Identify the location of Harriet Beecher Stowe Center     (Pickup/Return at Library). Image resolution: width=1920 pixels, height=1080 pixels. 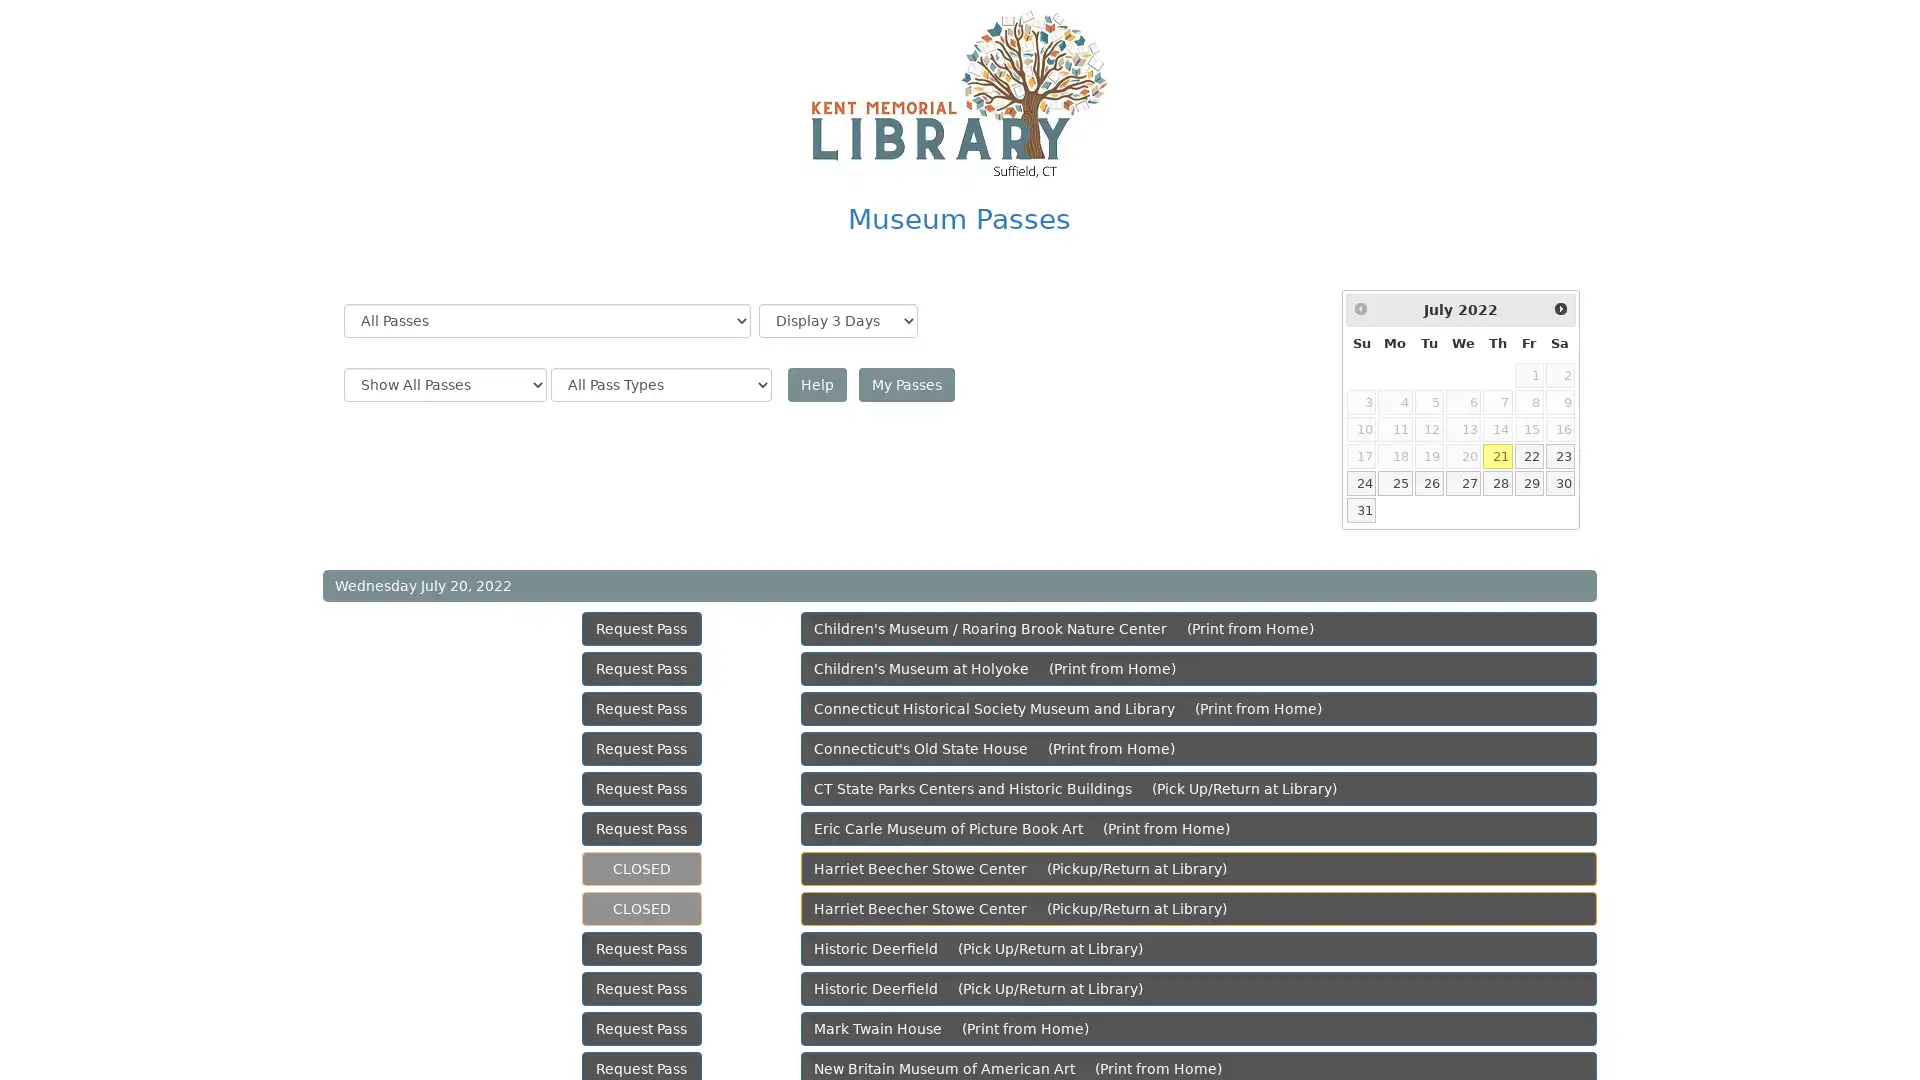
(1198, 867).